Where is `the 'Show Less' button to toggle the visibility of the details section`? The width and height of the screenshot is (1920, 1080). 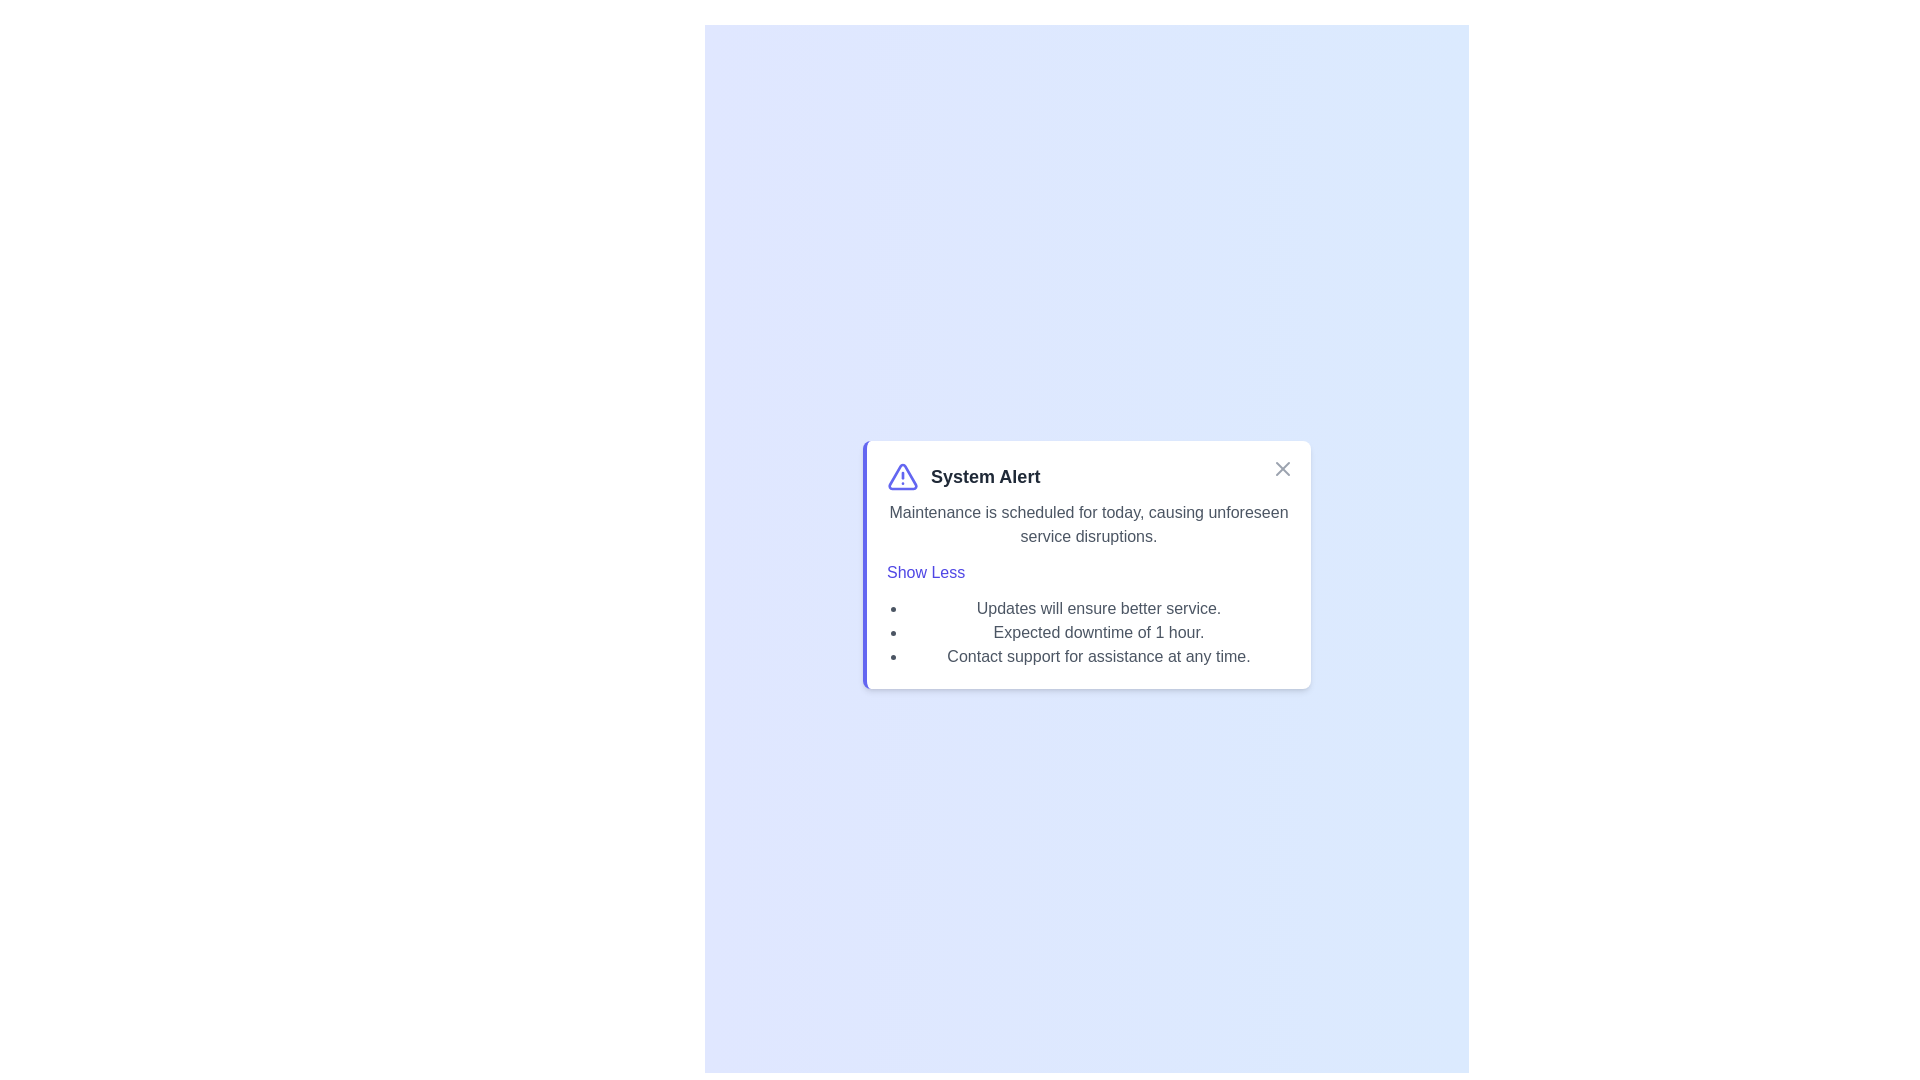 the 'Show Less' button to toggle the visibility of the details section is located at coordinates (925, 573).